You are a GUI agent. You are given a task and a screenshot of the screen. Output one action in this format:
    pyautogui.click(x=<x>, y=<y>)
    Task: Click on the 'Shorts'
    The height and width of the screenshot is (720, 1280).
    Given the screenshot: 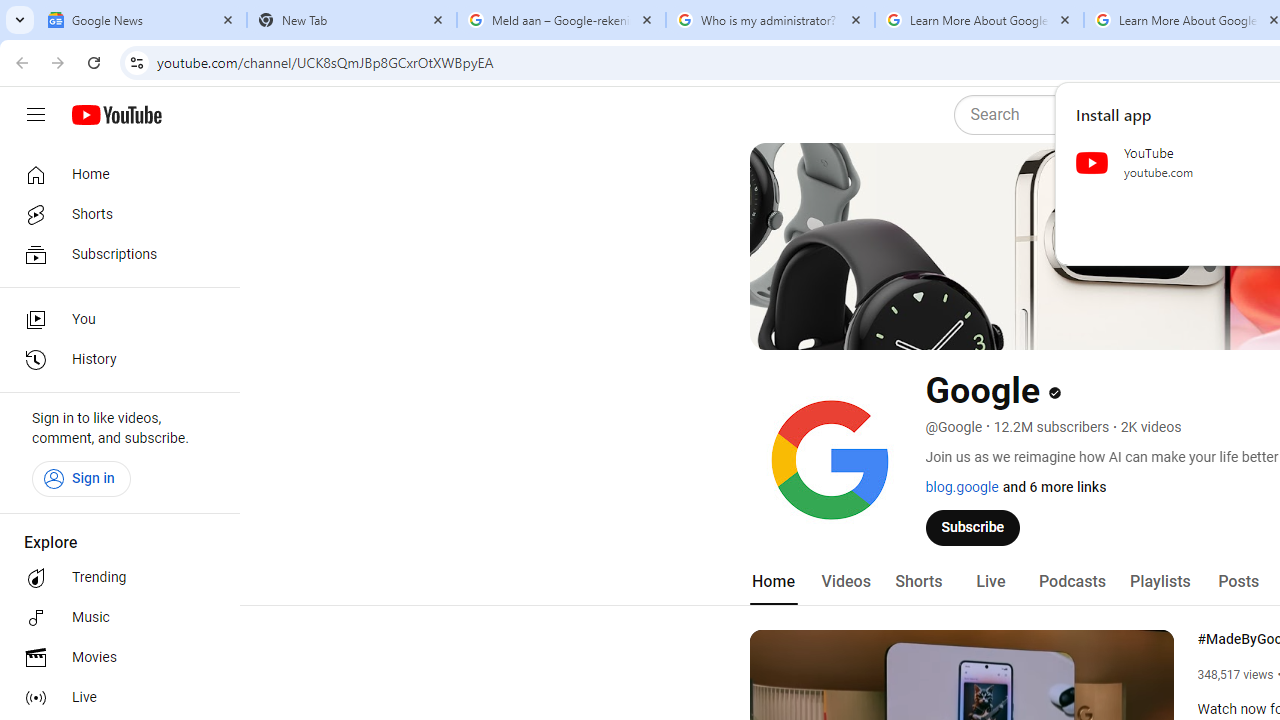 What is the action you would take?
    pyautogui.click(x=917, y=581)
    